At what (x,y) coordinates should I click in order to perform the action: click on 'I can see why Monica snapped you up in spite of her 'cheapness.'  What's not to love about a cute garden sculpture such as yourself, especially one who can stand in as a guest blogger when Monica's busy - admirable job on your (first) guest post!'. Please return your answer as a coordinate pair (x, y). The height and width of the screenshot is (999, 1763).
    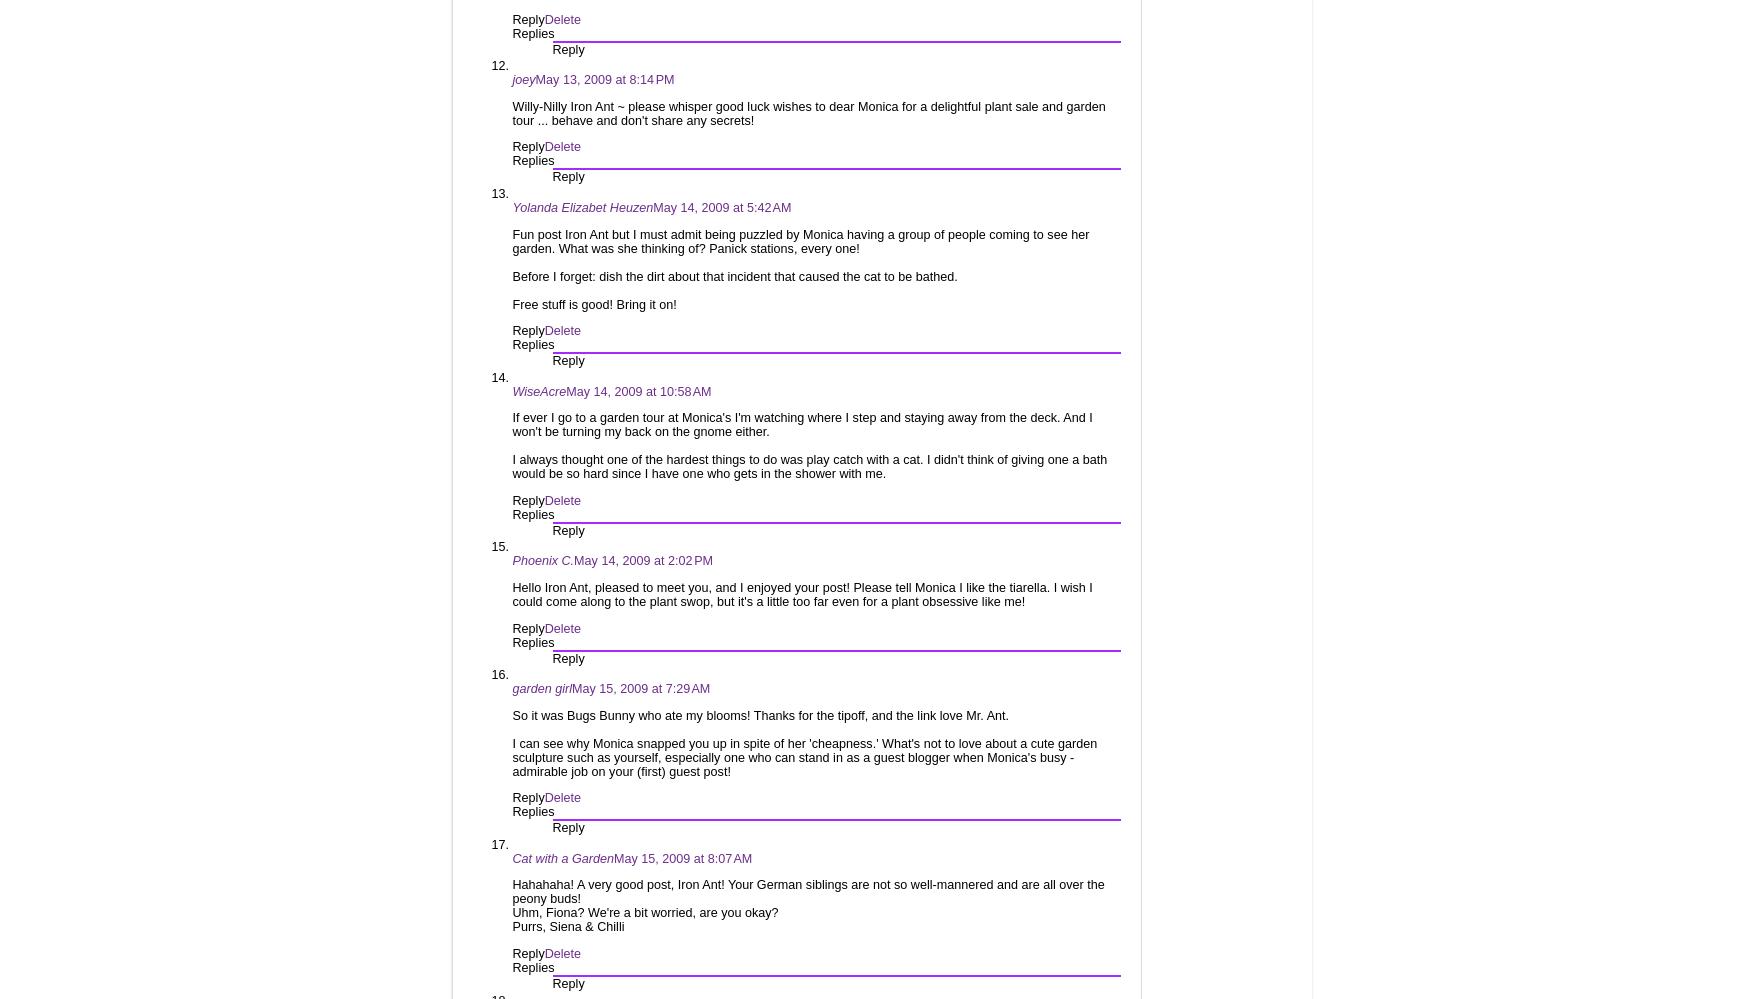
    Looking at the image, I should click on (511, 756).